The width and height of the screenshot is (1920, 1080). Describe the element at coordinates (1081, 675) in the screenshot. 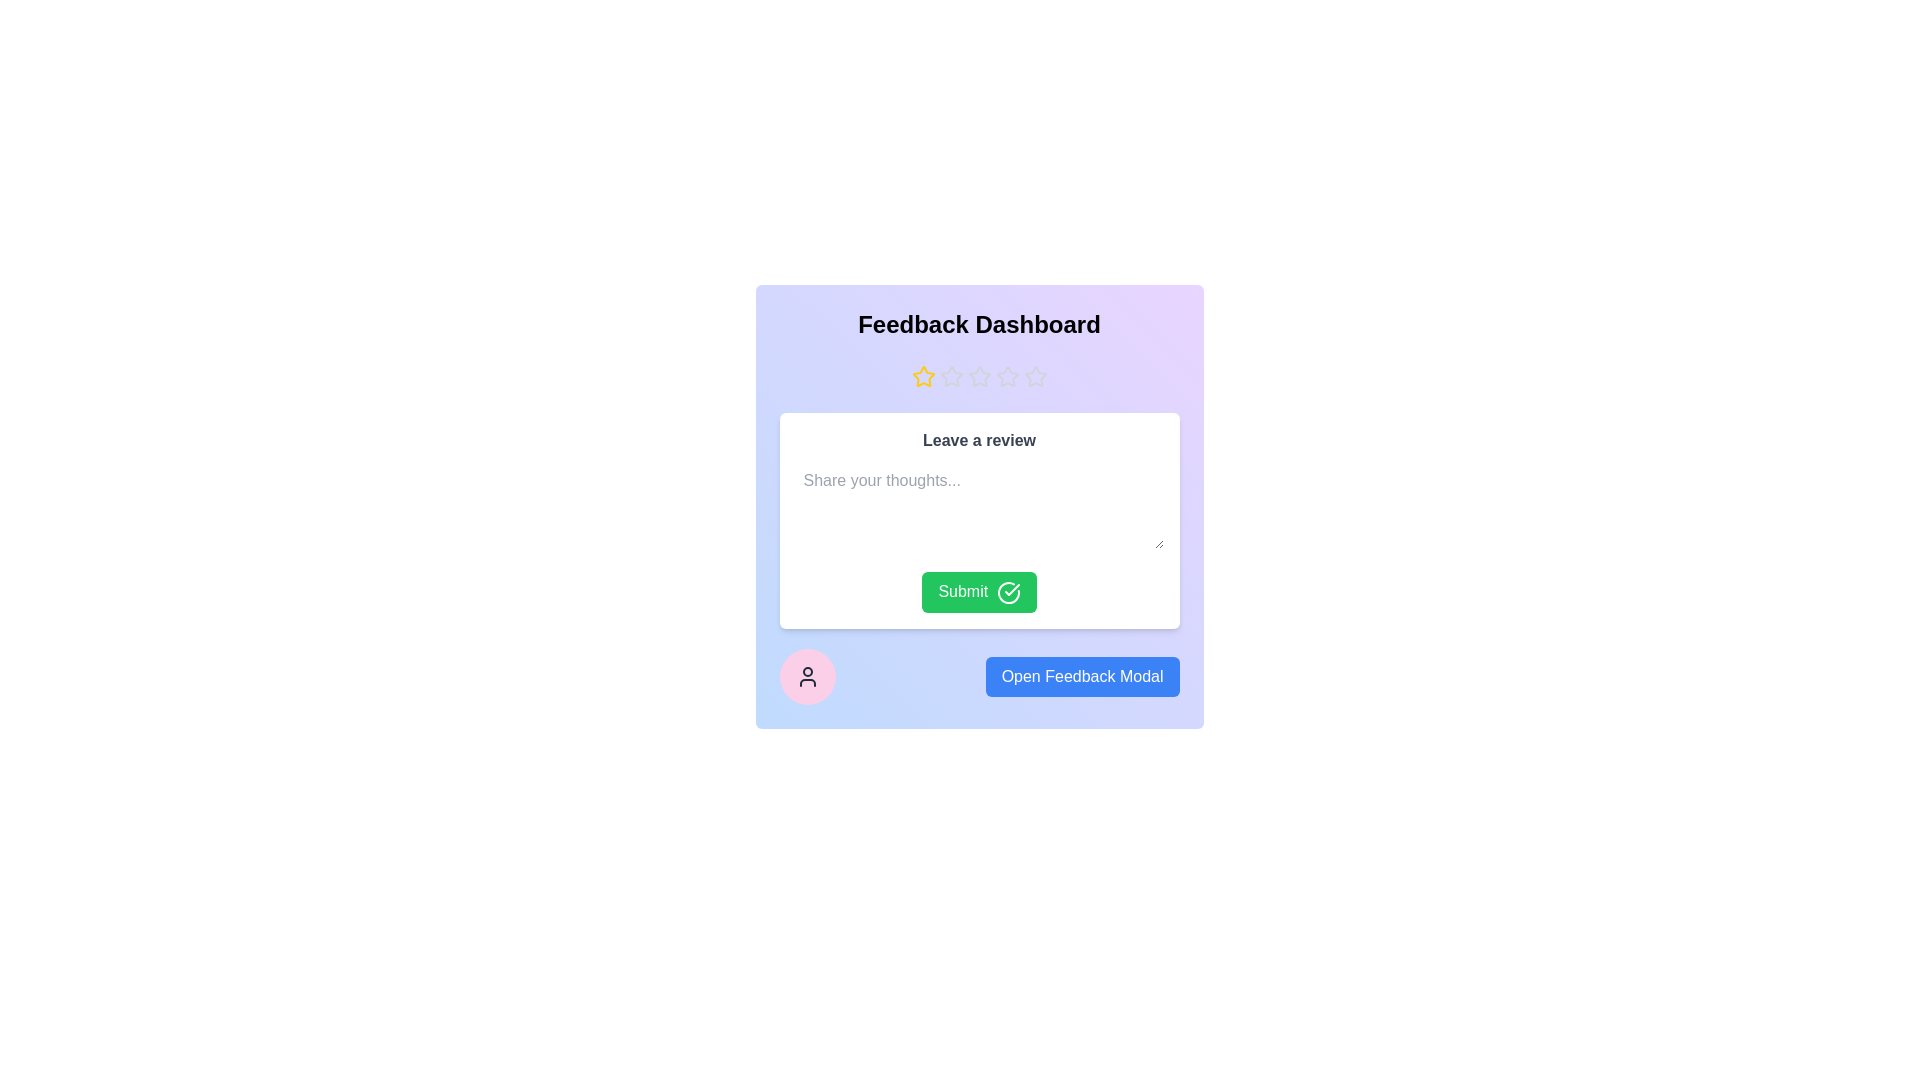

I see `the feedback button located to the right of the circular icon with a person symbol` at that location.